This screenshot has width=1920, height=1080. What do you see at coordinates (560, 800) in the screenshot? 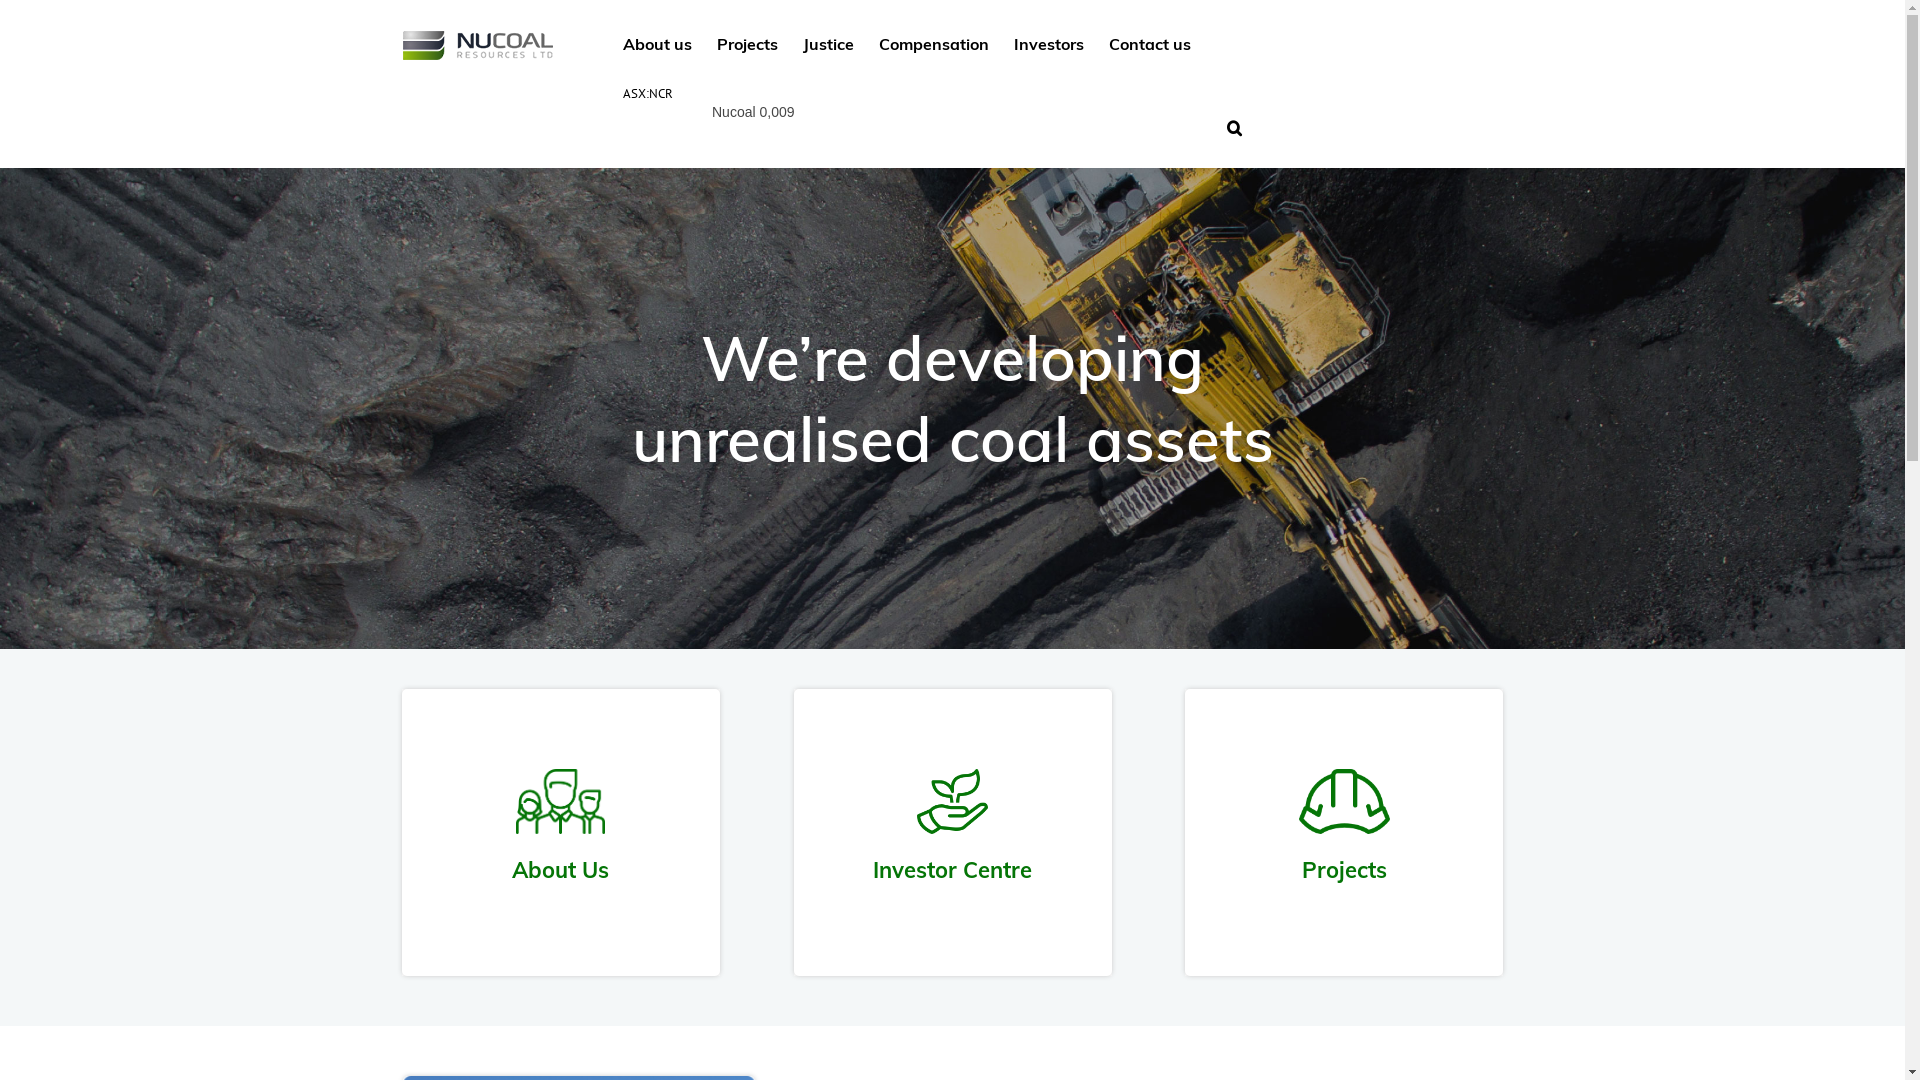
I see `'team-green-icon'` at bounding box center [560, 800].